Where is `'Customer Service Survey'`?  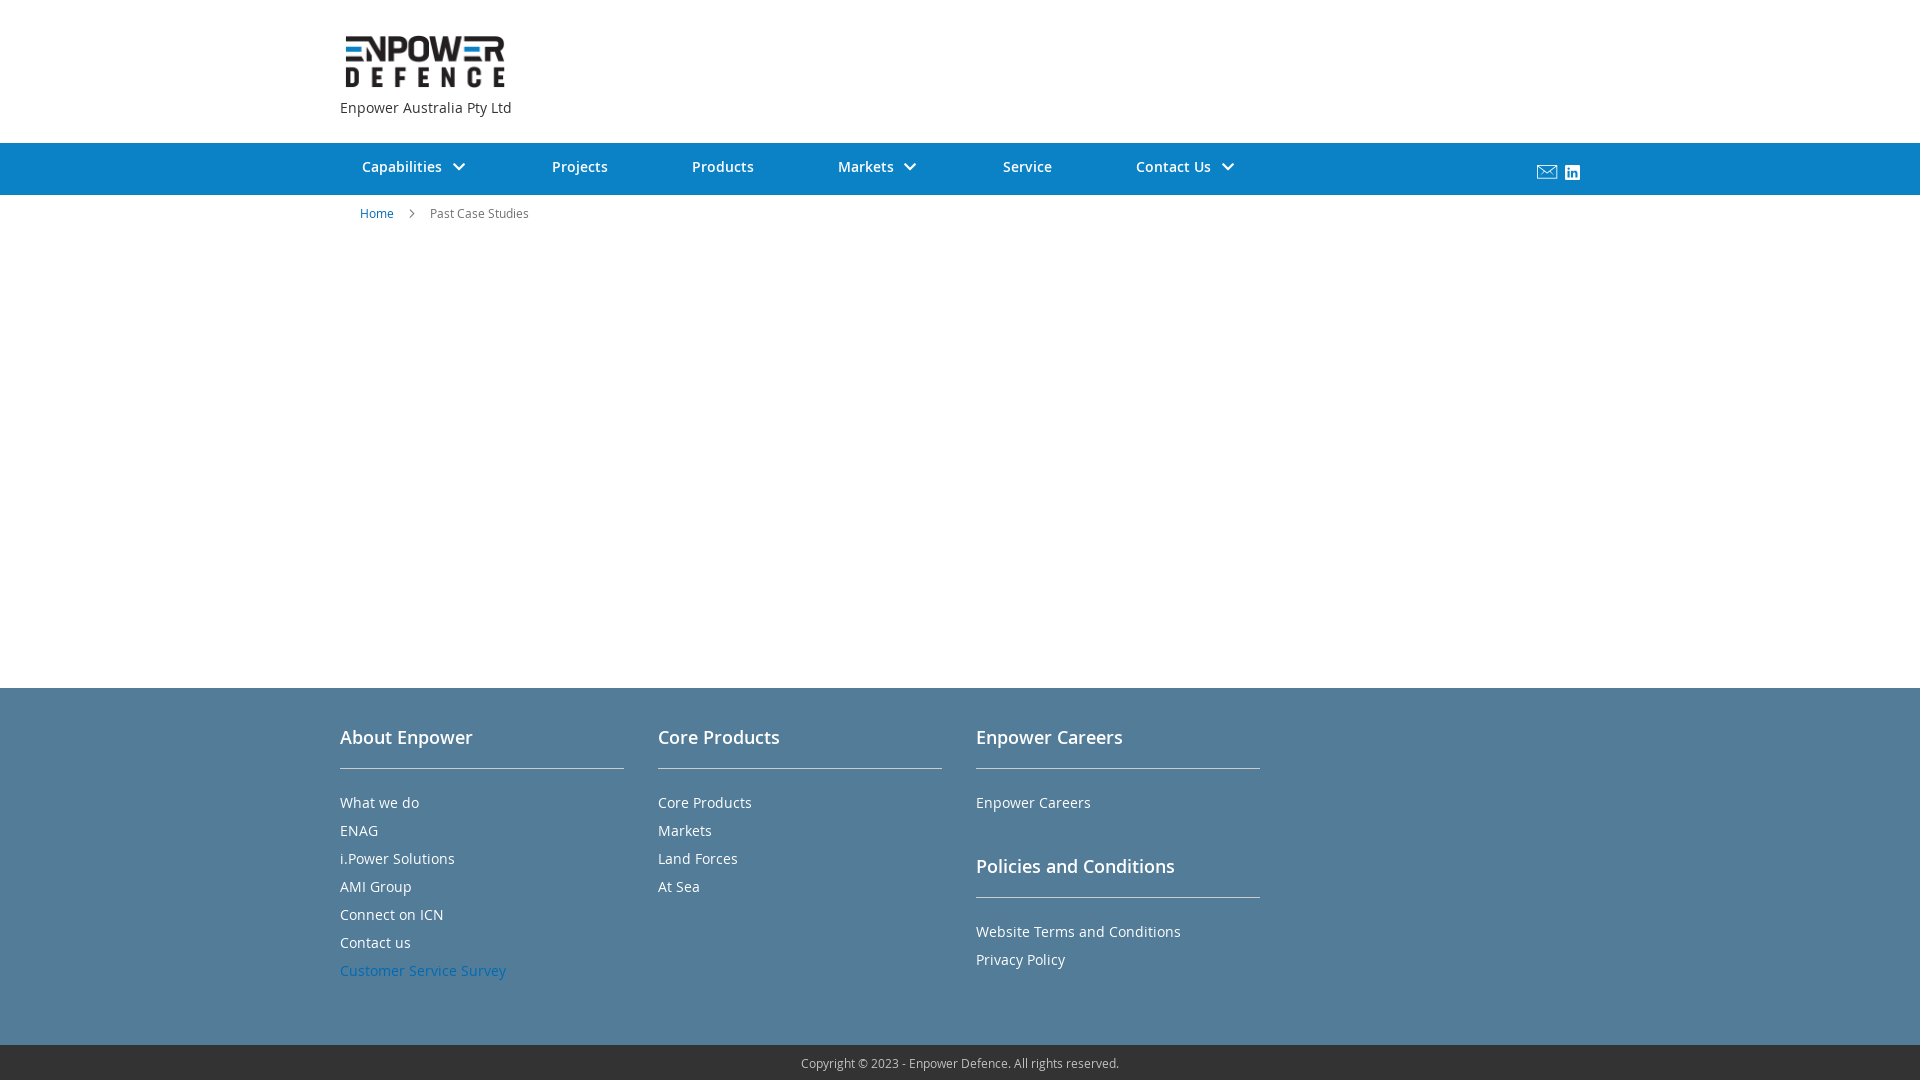 'Customer Service Survey' is located at coordinates (421, 969).